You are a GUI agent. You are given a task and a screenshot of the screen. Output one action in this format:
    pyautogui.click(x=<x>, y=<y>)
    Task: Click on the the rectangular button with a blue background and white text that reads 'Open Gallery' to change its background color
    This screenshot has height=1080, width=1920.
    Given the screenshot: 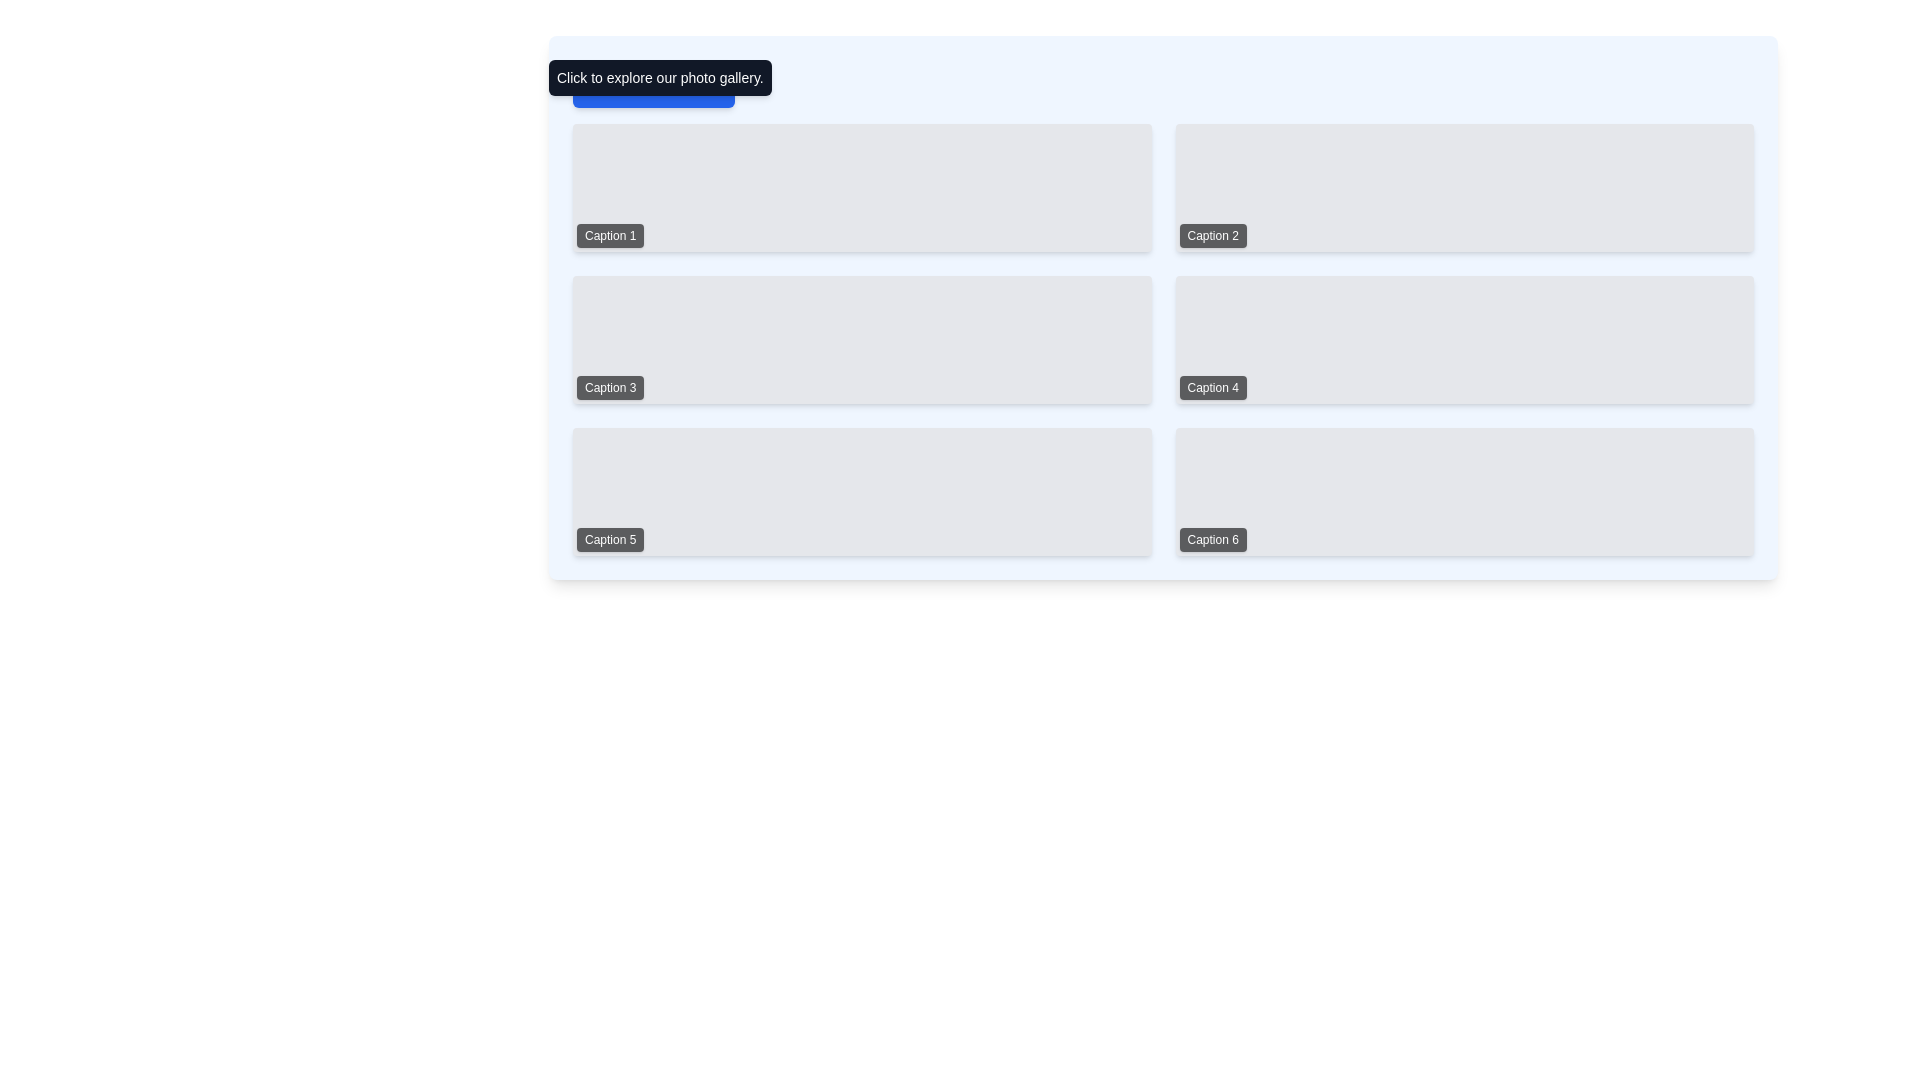 What is the action you would take?
    pyautogui.click(x=654, y=83)
    